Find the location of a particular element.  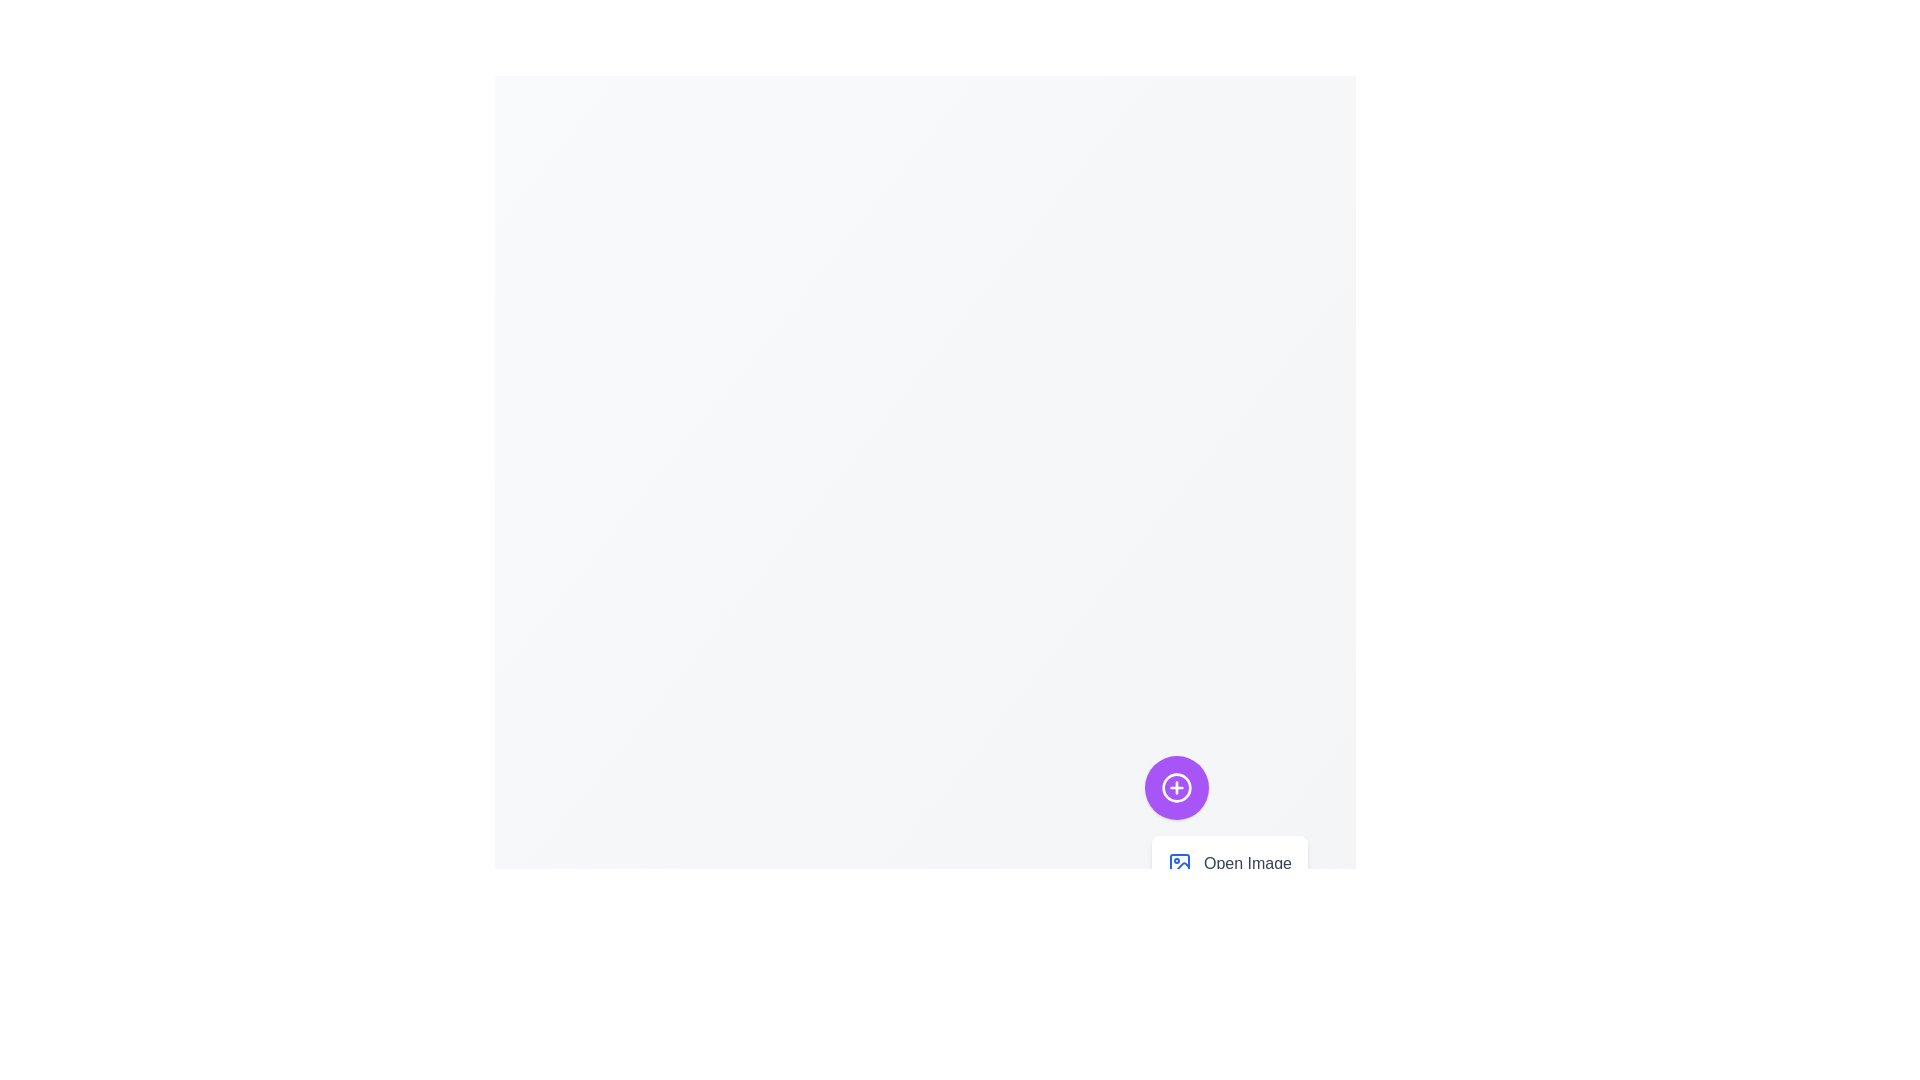

the Open Image from the speed dial menu is located at coordinates (1228, 863).